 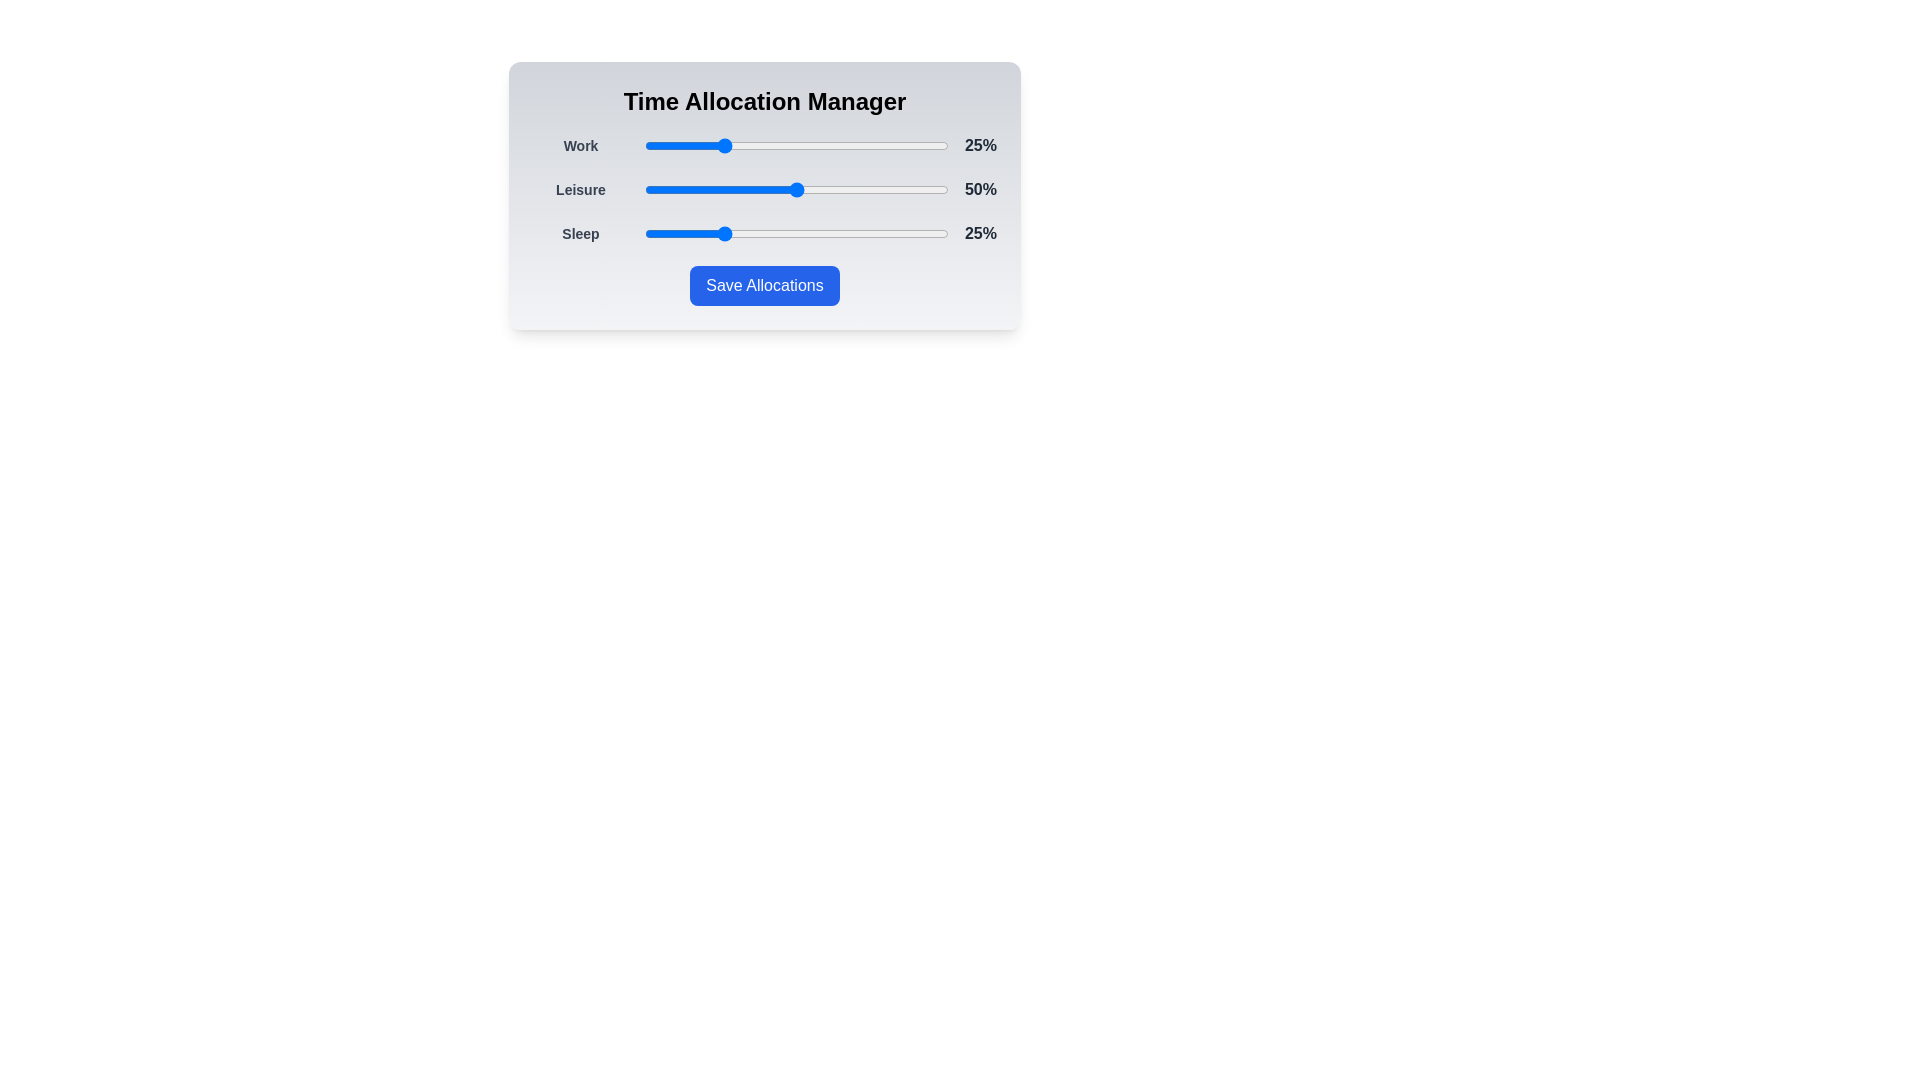 I want to click on the slider corresponding to Work, so click(x=795, y=145).